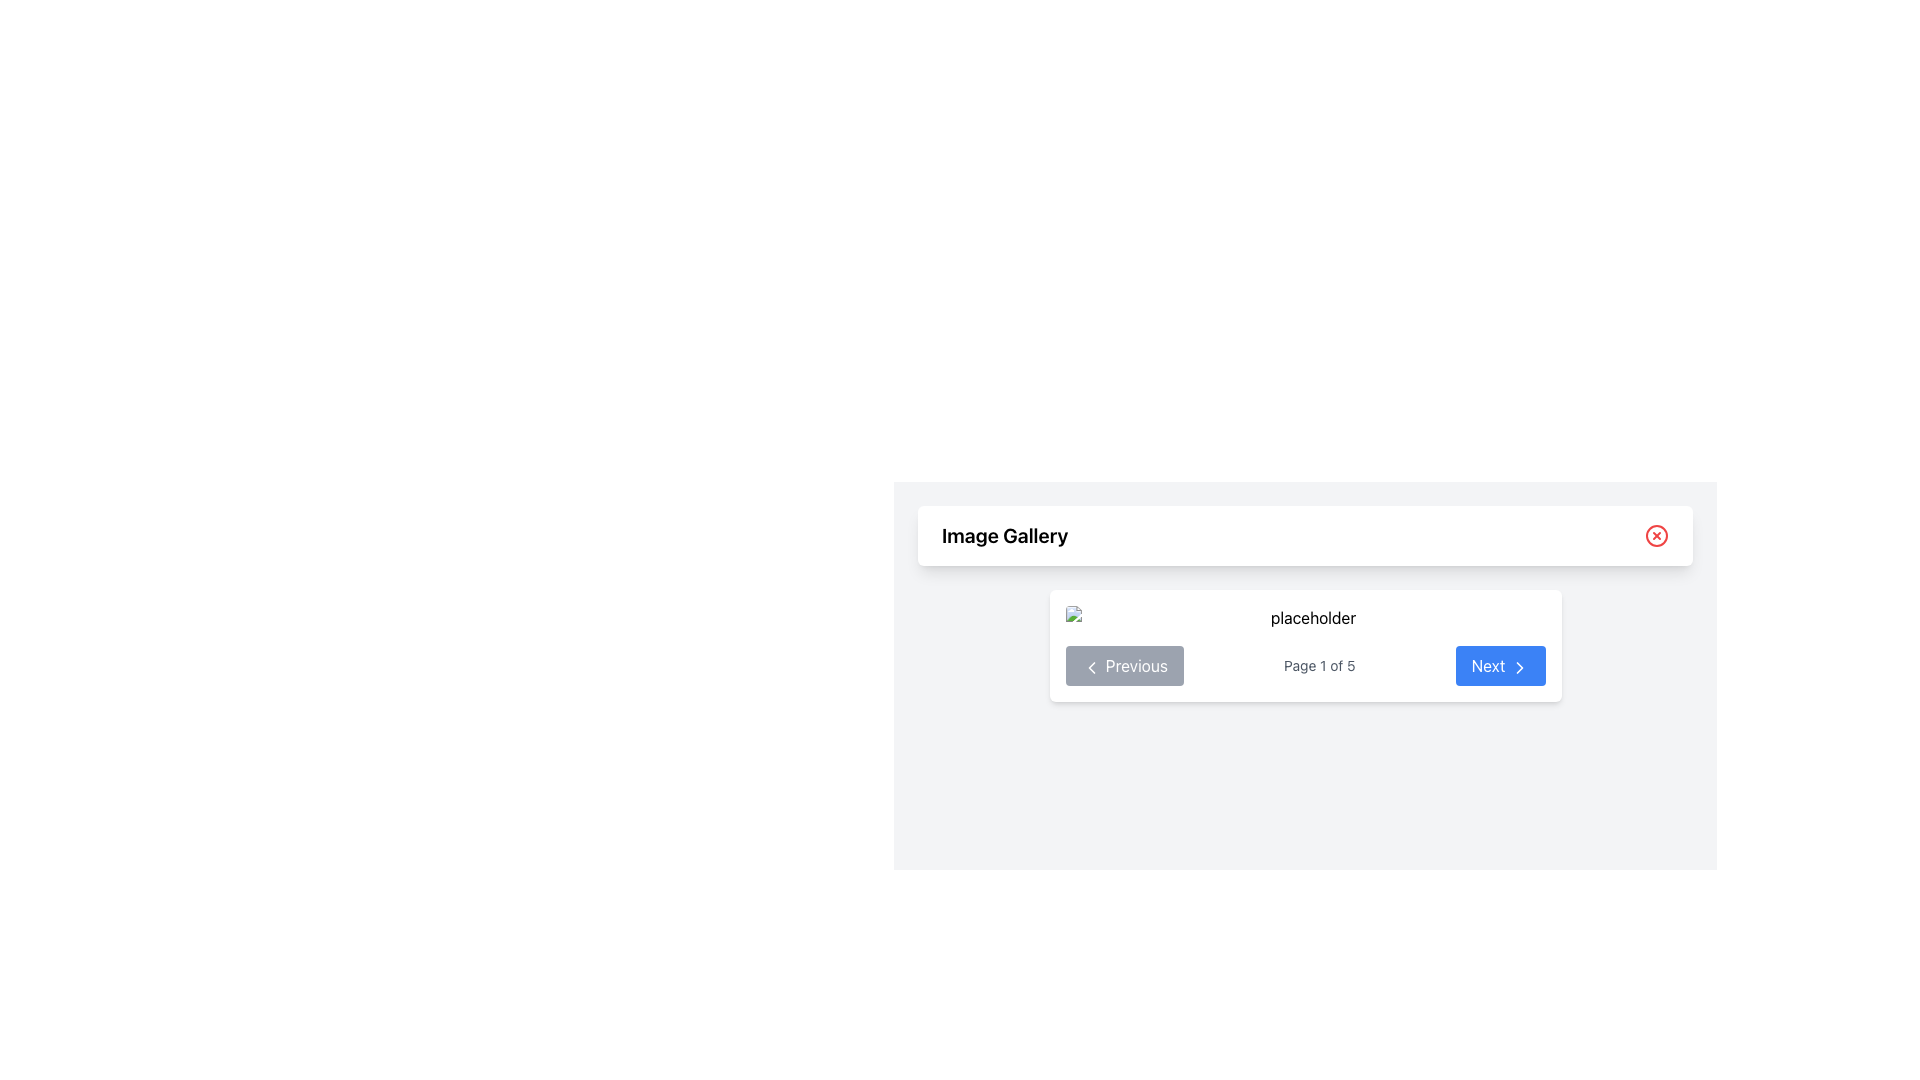  What do you see at coordinates (1319, 666) in the screenshot?
I see `the pagination label displaying 'Page 1 of 5', which is positioned between the 'Previous' and 'Next' buttons in the card element` at bounding box center [1319, 666].